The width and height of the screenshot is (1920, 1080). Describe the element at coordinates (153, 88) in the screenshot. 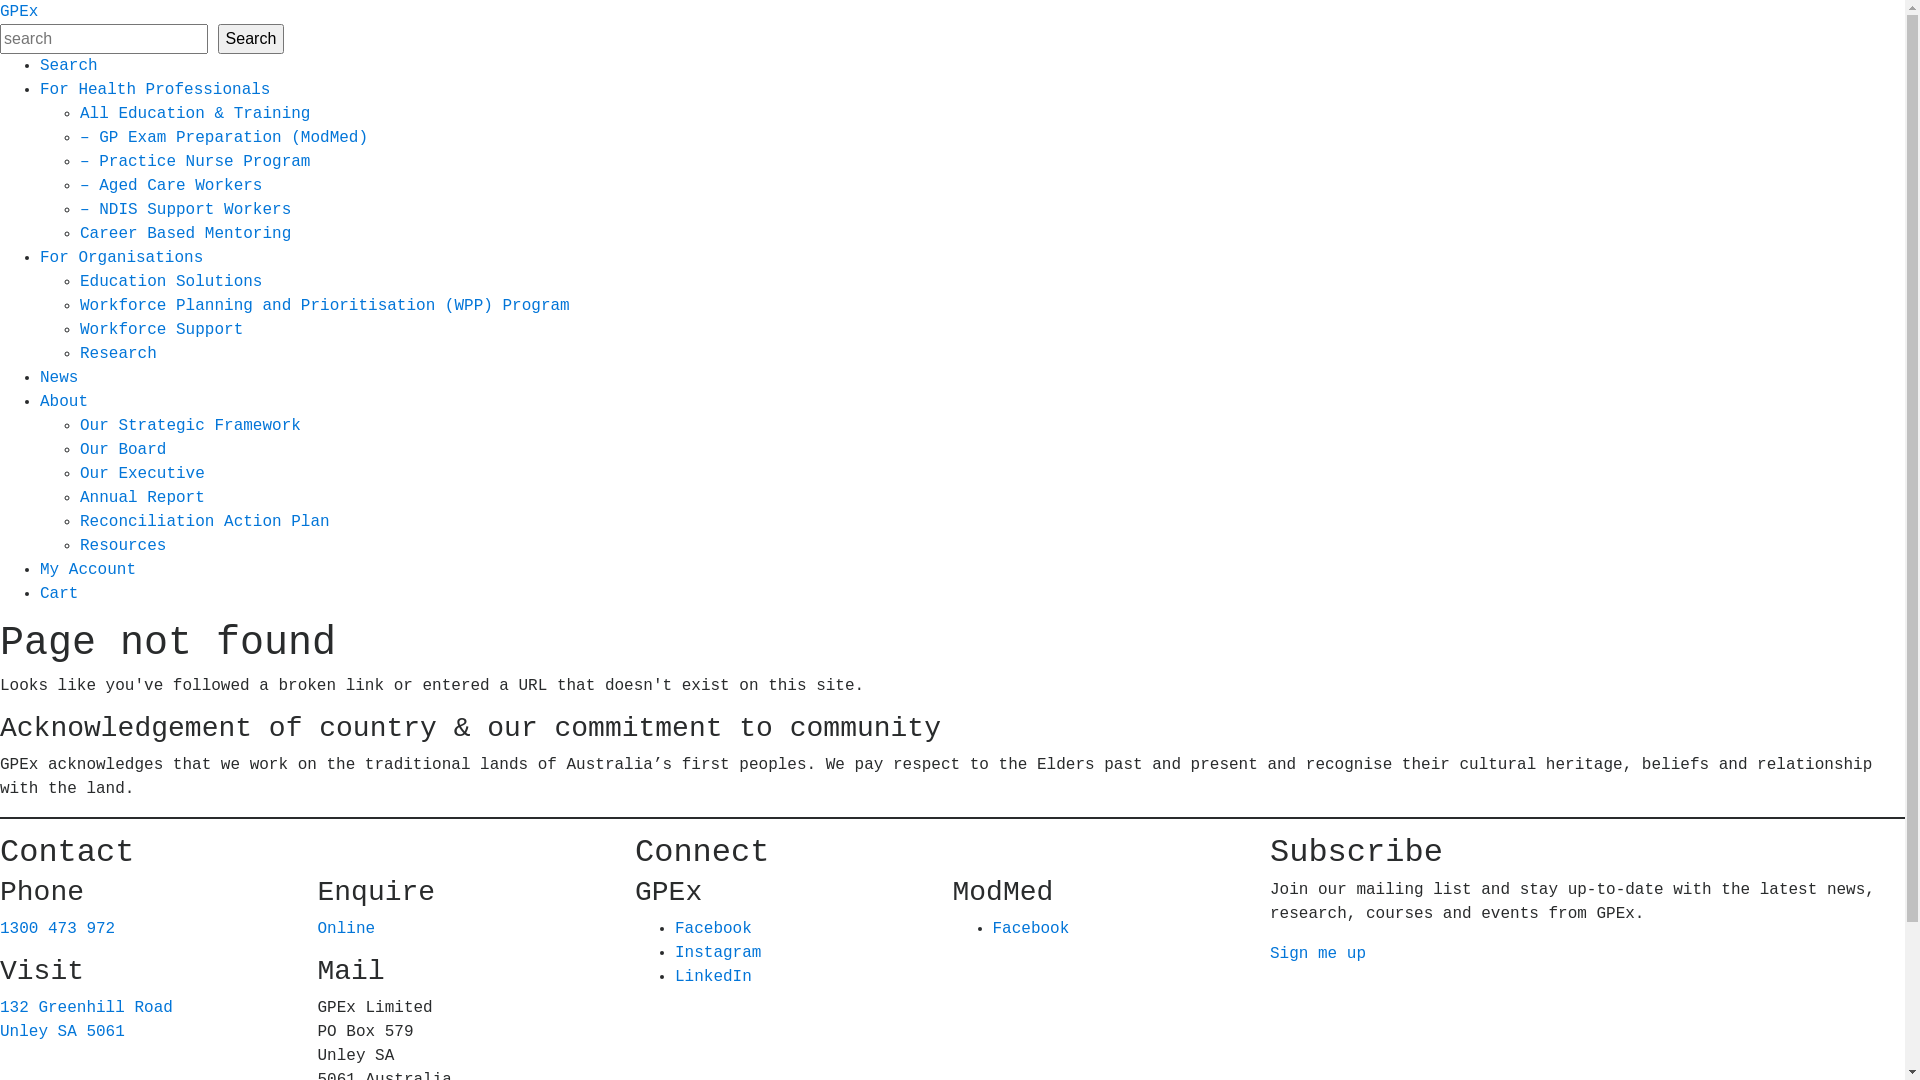

I see `'For Health Professionals'` at that location.